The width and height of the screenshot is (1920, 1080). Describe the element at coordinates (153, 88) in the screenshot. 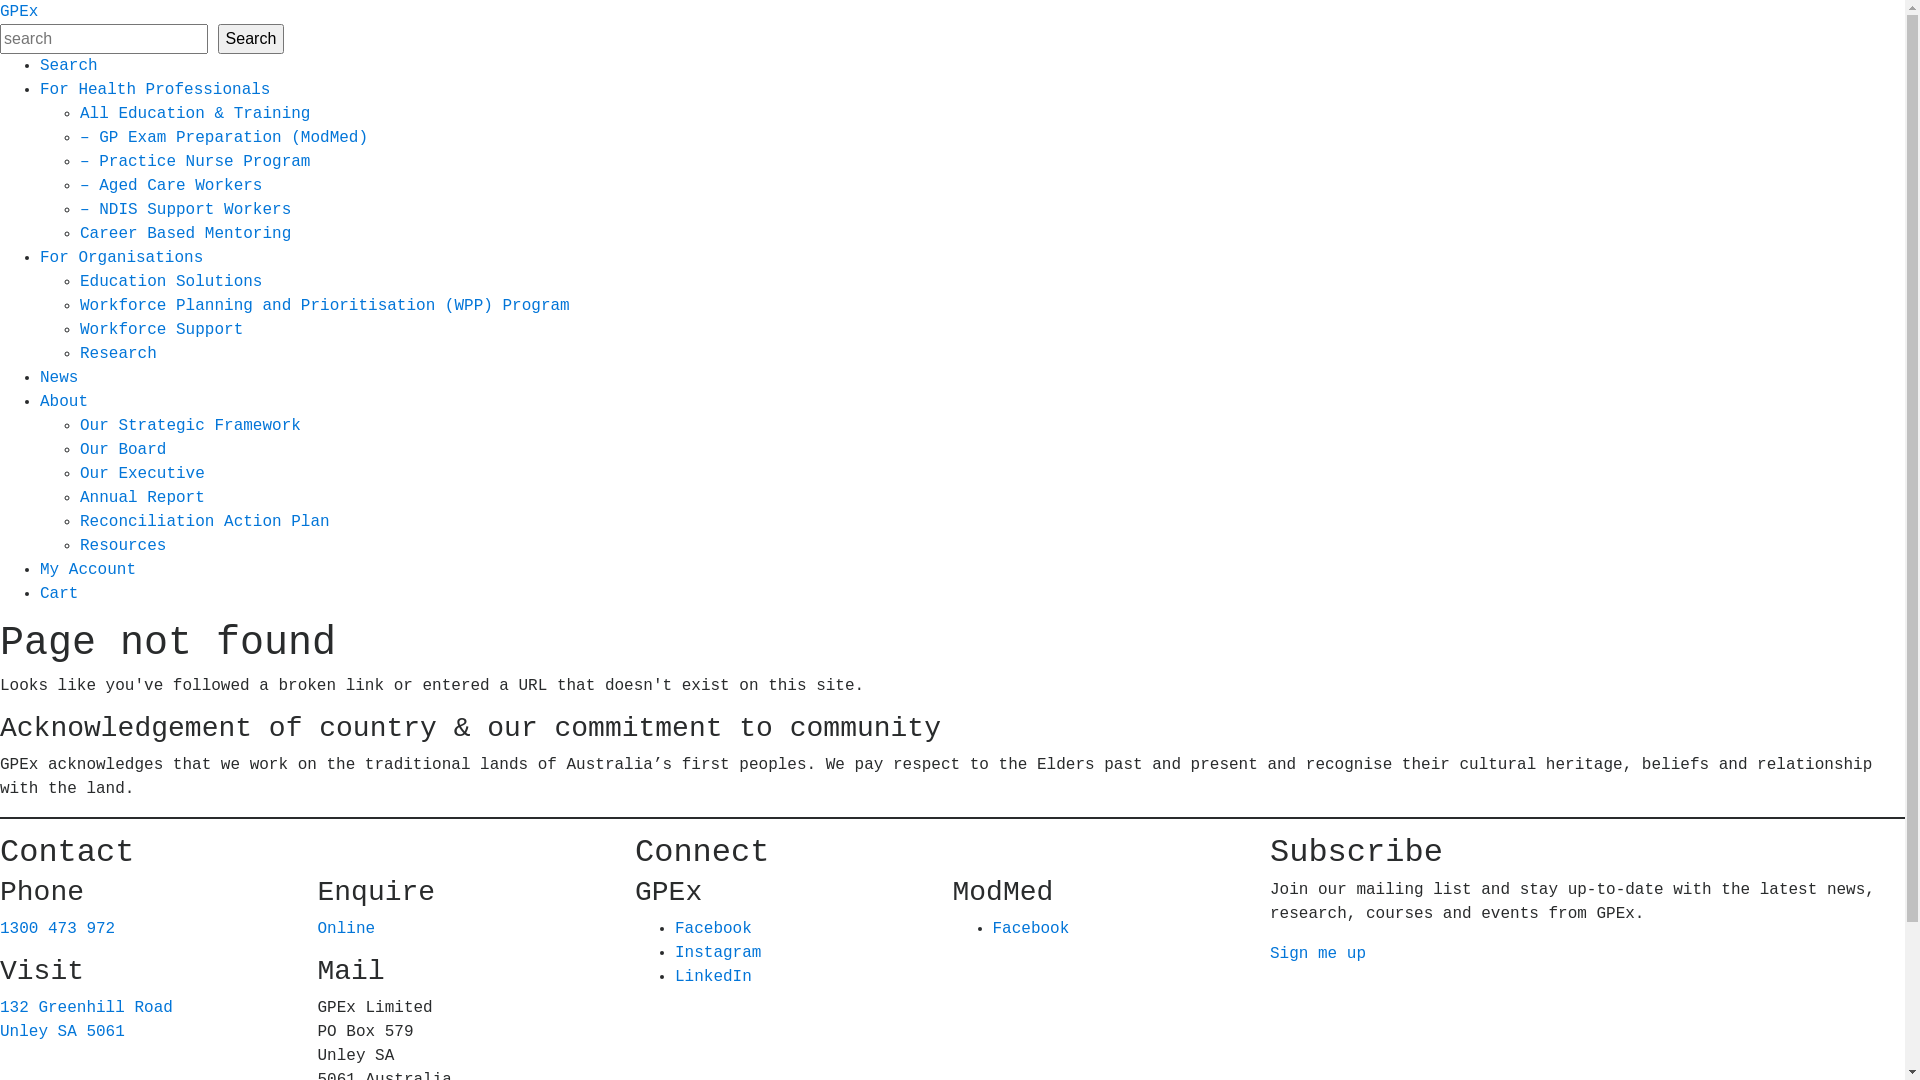

I see `'For Health Professionals'` at that location.